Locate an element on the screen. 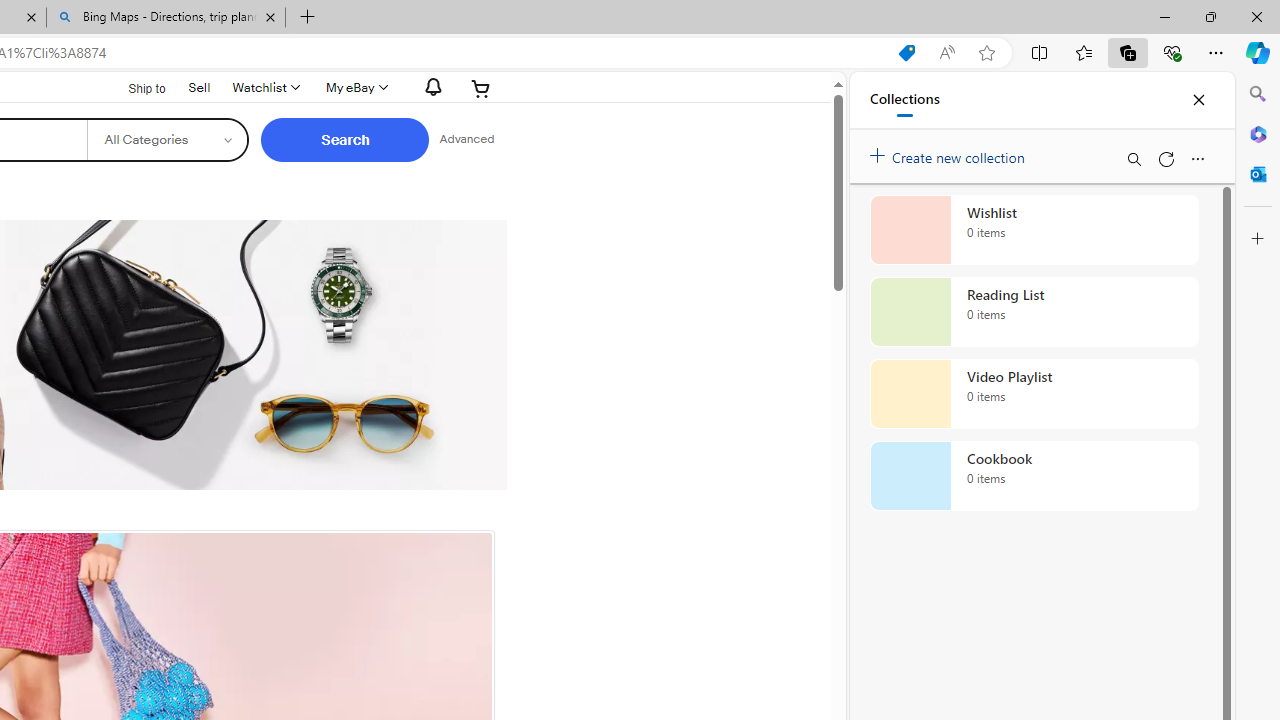 The image size is (1280, 720). 'Expand Cart' is located at coordinates (481, 87).